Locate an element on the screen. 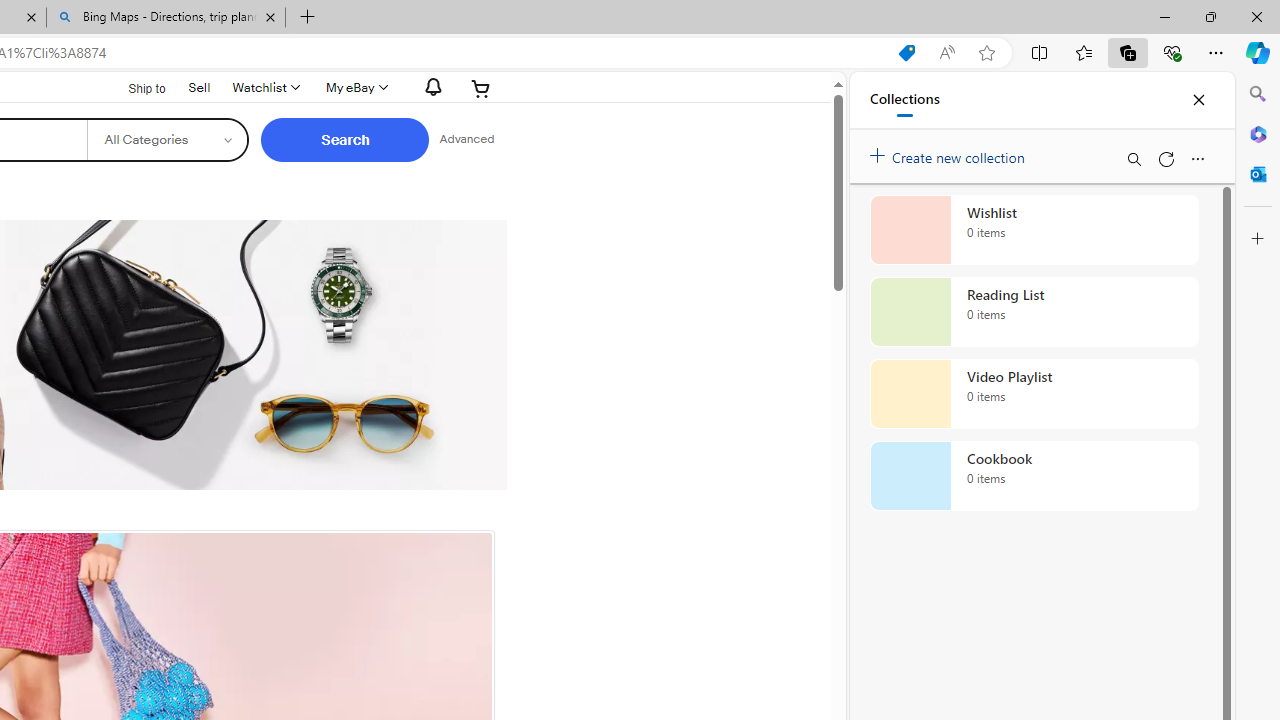 The image size is (1280, 720). 'Expand Cart' is located at coordinates (481, 87).